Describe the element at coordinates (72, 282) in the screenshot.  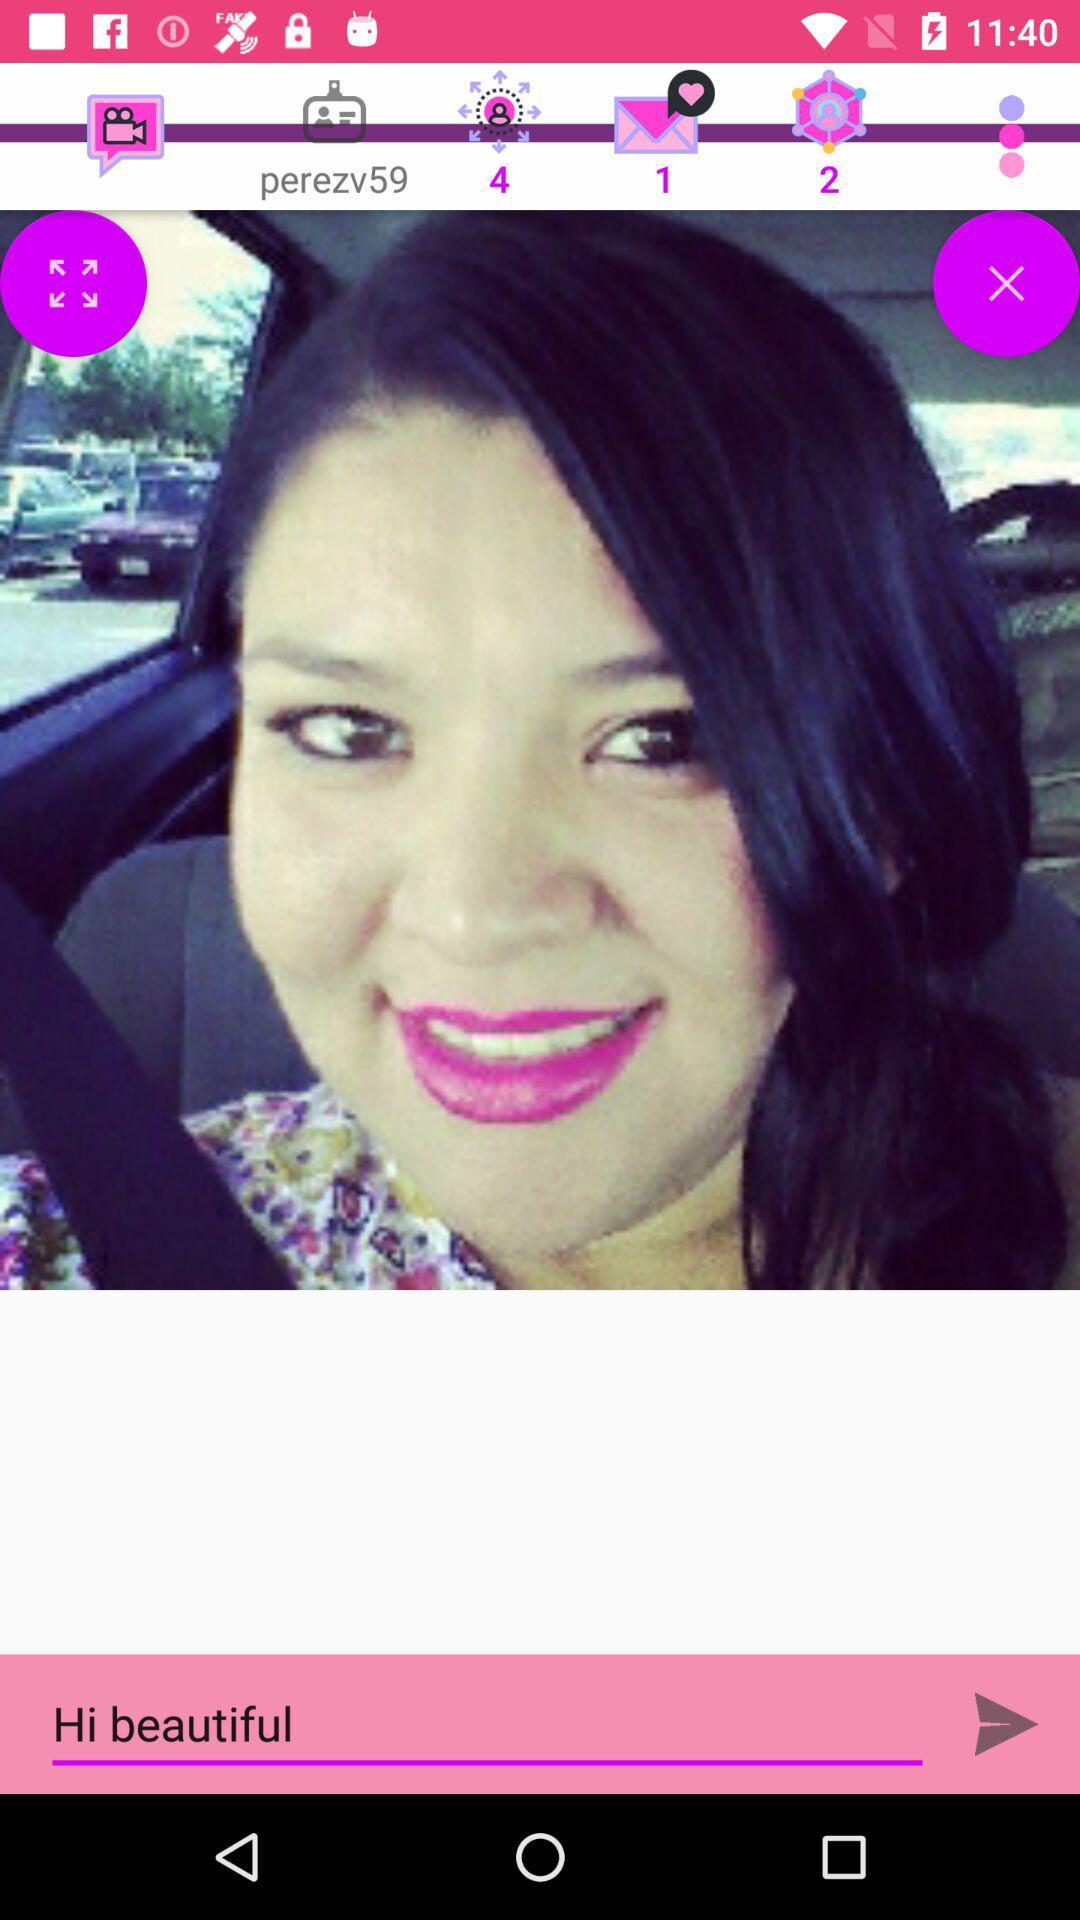
I see `menu options` at that location.